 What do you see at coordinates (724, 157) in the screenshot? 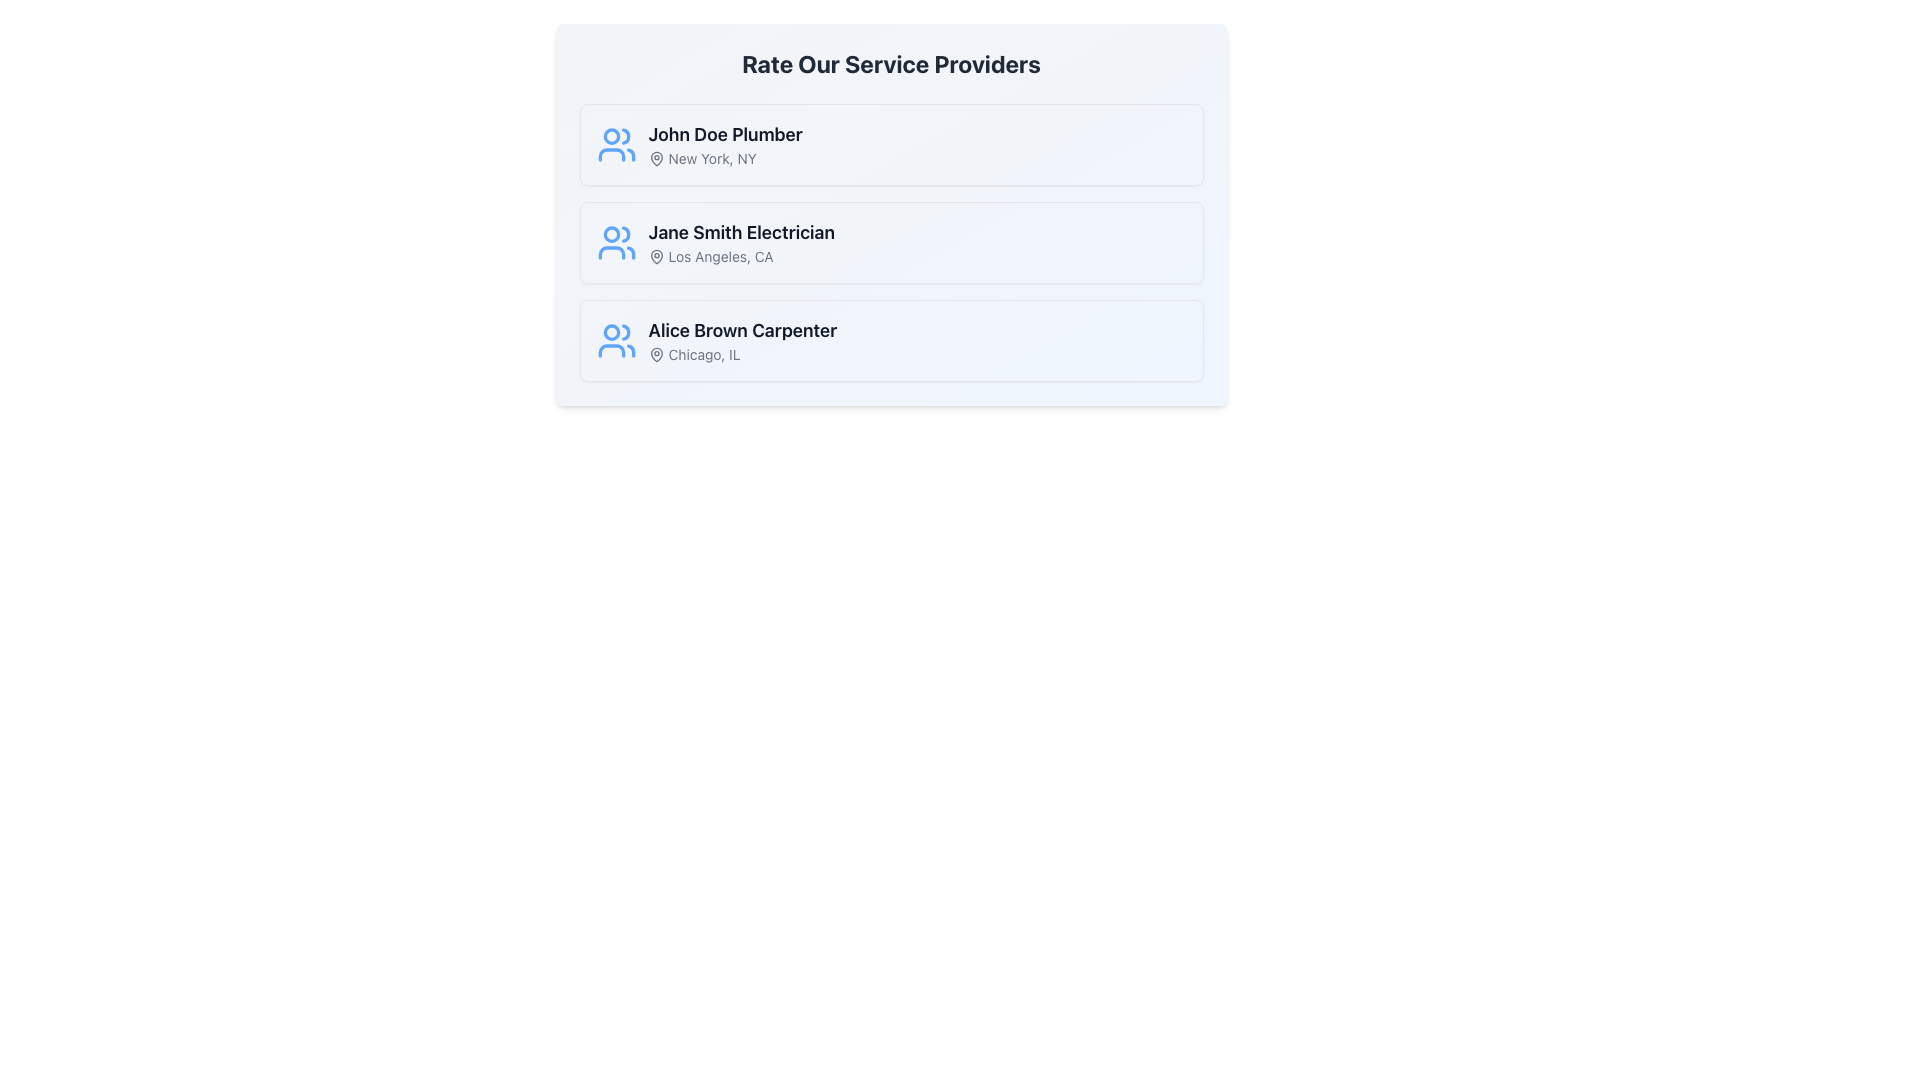
I see `the label indicating the location 'New York, NY' associated with 'John Doe Plumber', which is positioned below the provider's name and to the right of the map pin icon` at bounding box center [724, 157].